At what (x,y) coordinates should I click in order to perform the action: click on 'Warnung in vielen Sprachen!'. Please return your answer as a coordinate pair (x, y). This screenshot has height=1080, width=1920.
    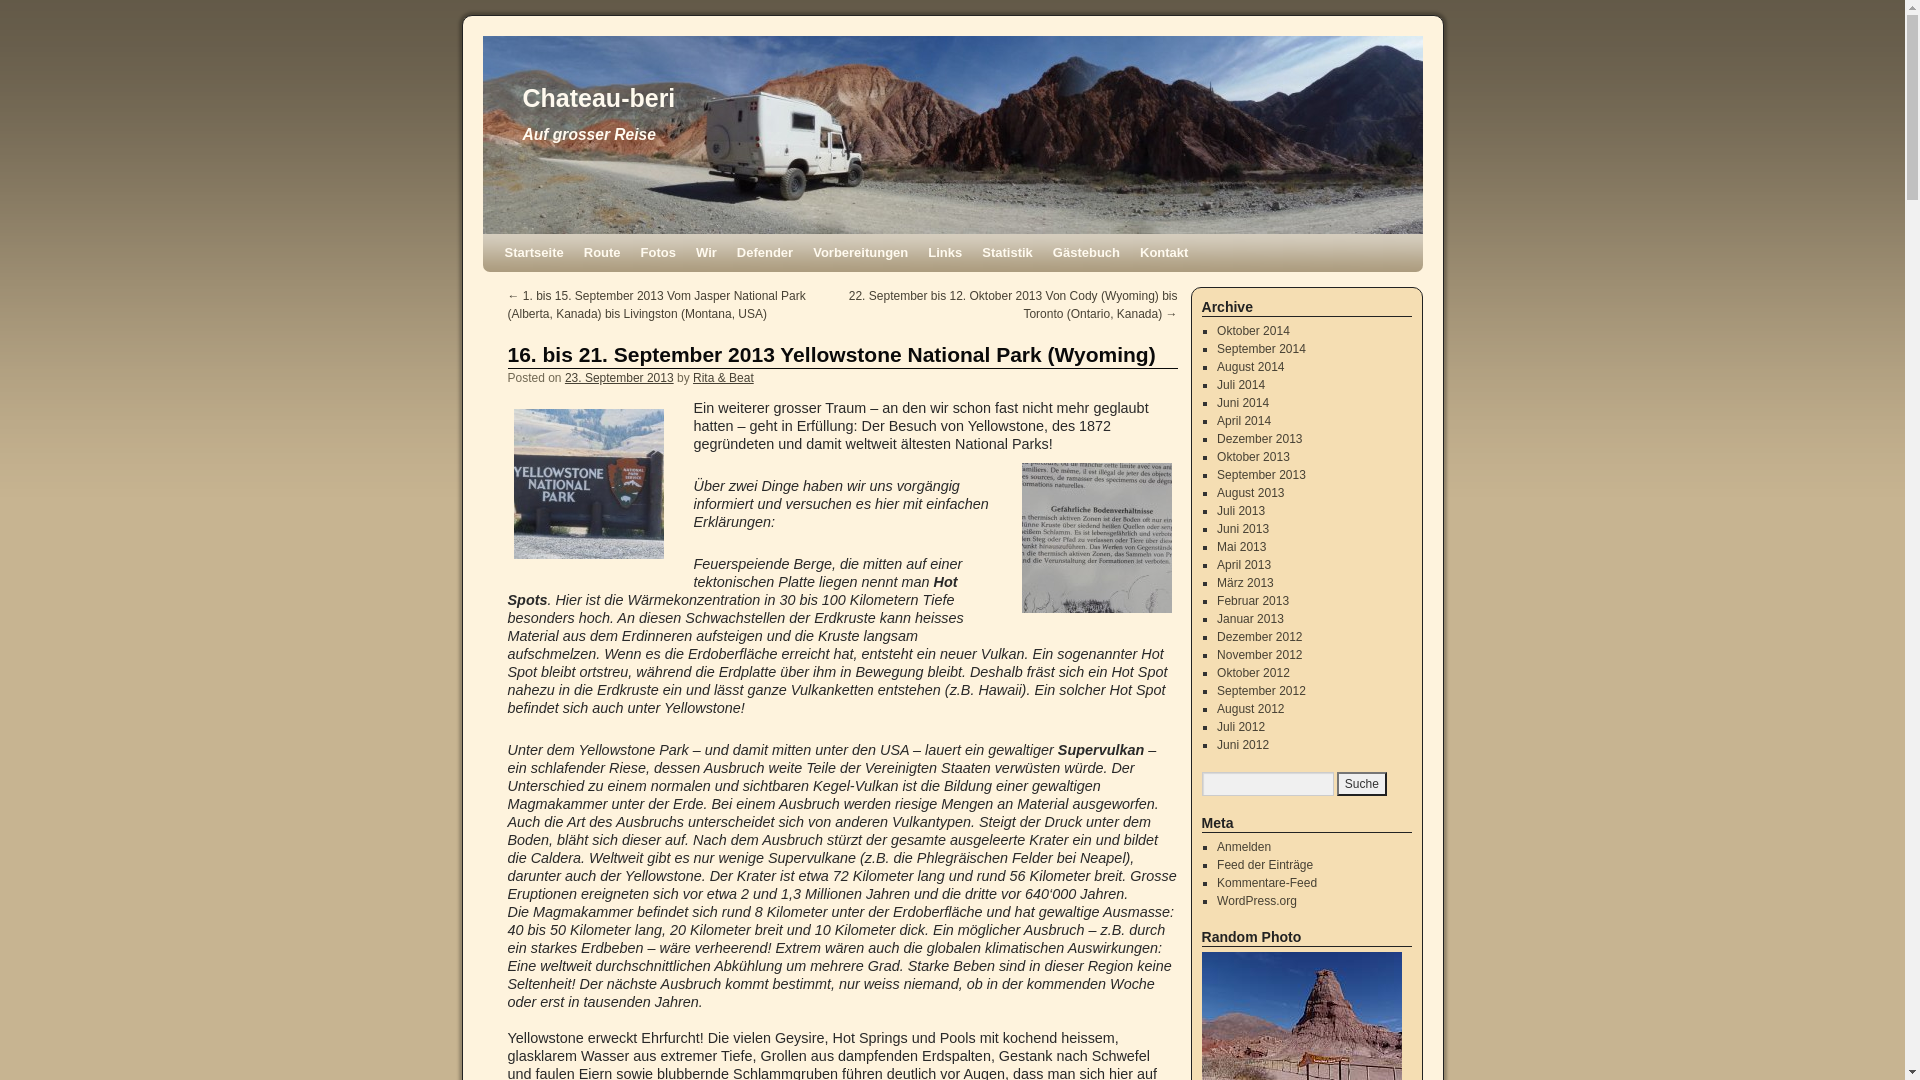
    Looking at the image, I should click on (1096, 536).